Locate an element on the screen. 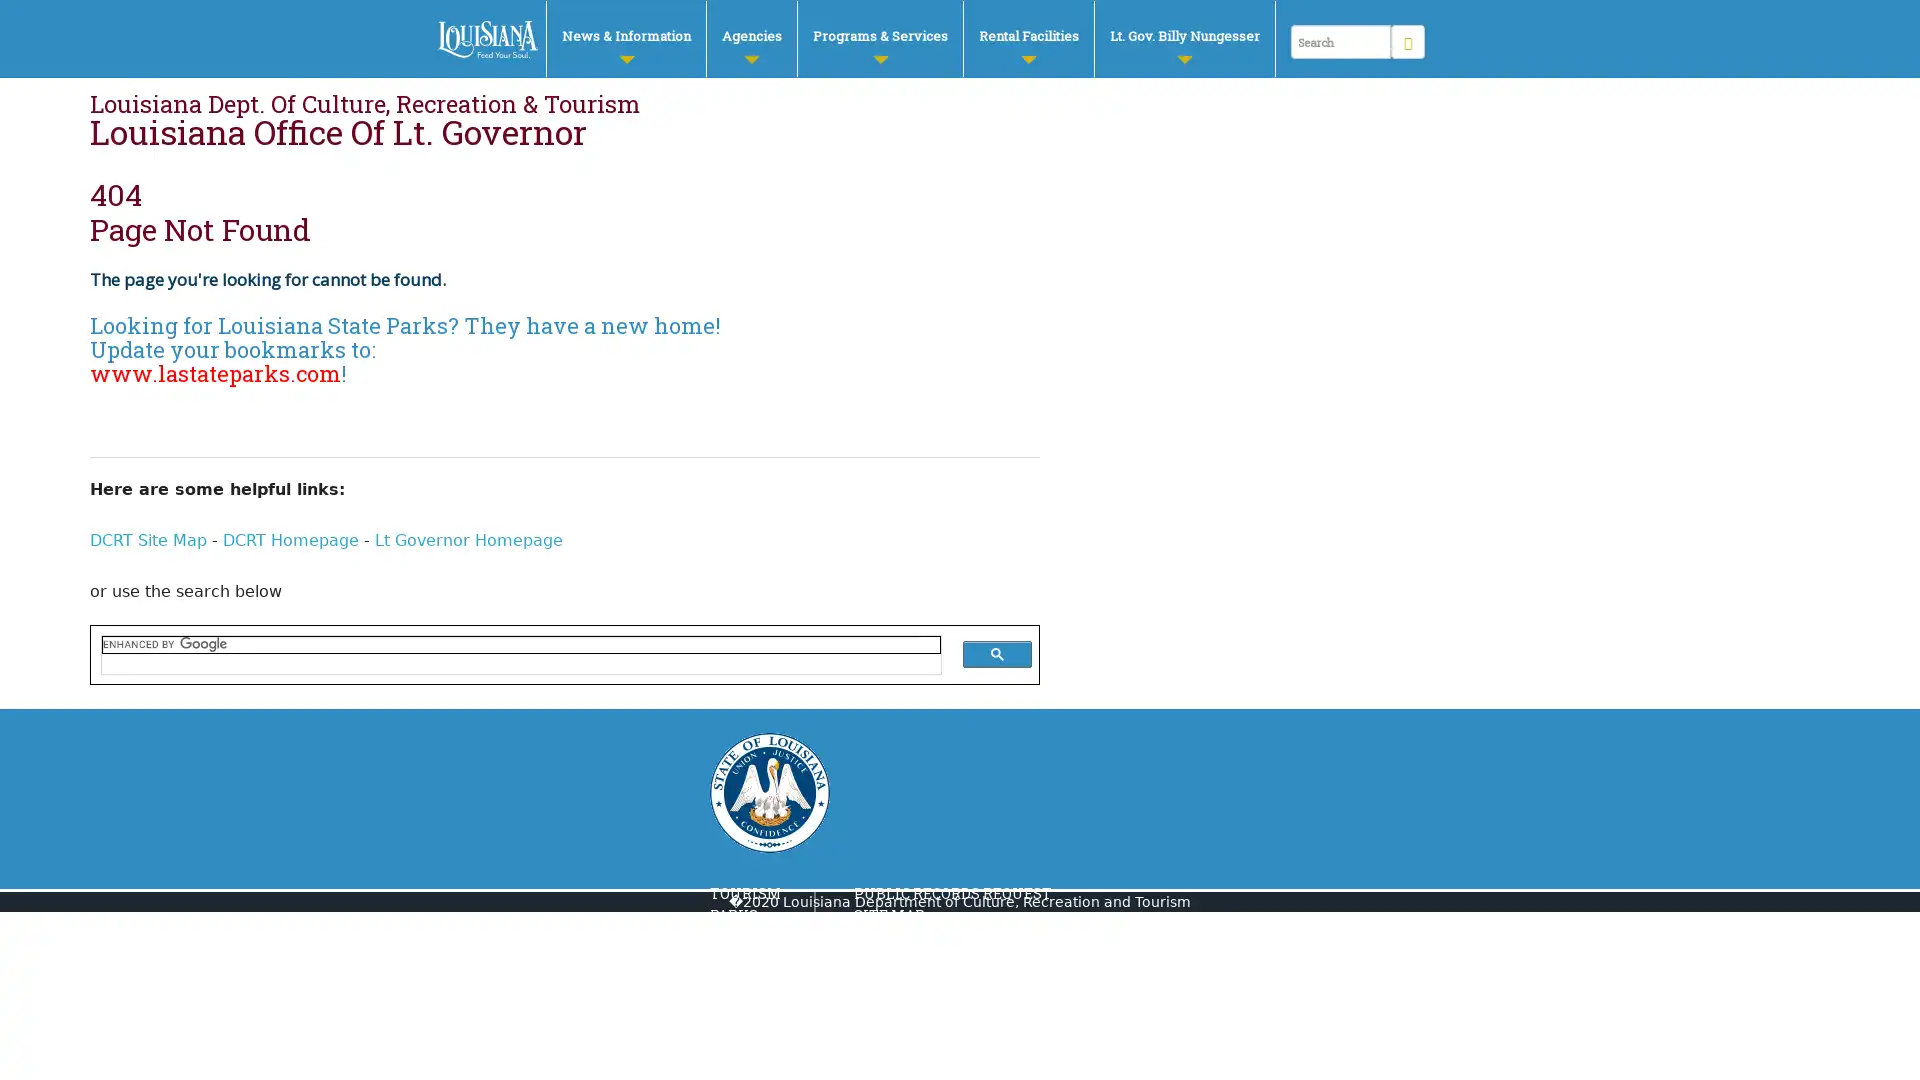 The image size is (1920, 1080). Lt. Gov. Billy Nungesser is located at coordinates (1185, 38).